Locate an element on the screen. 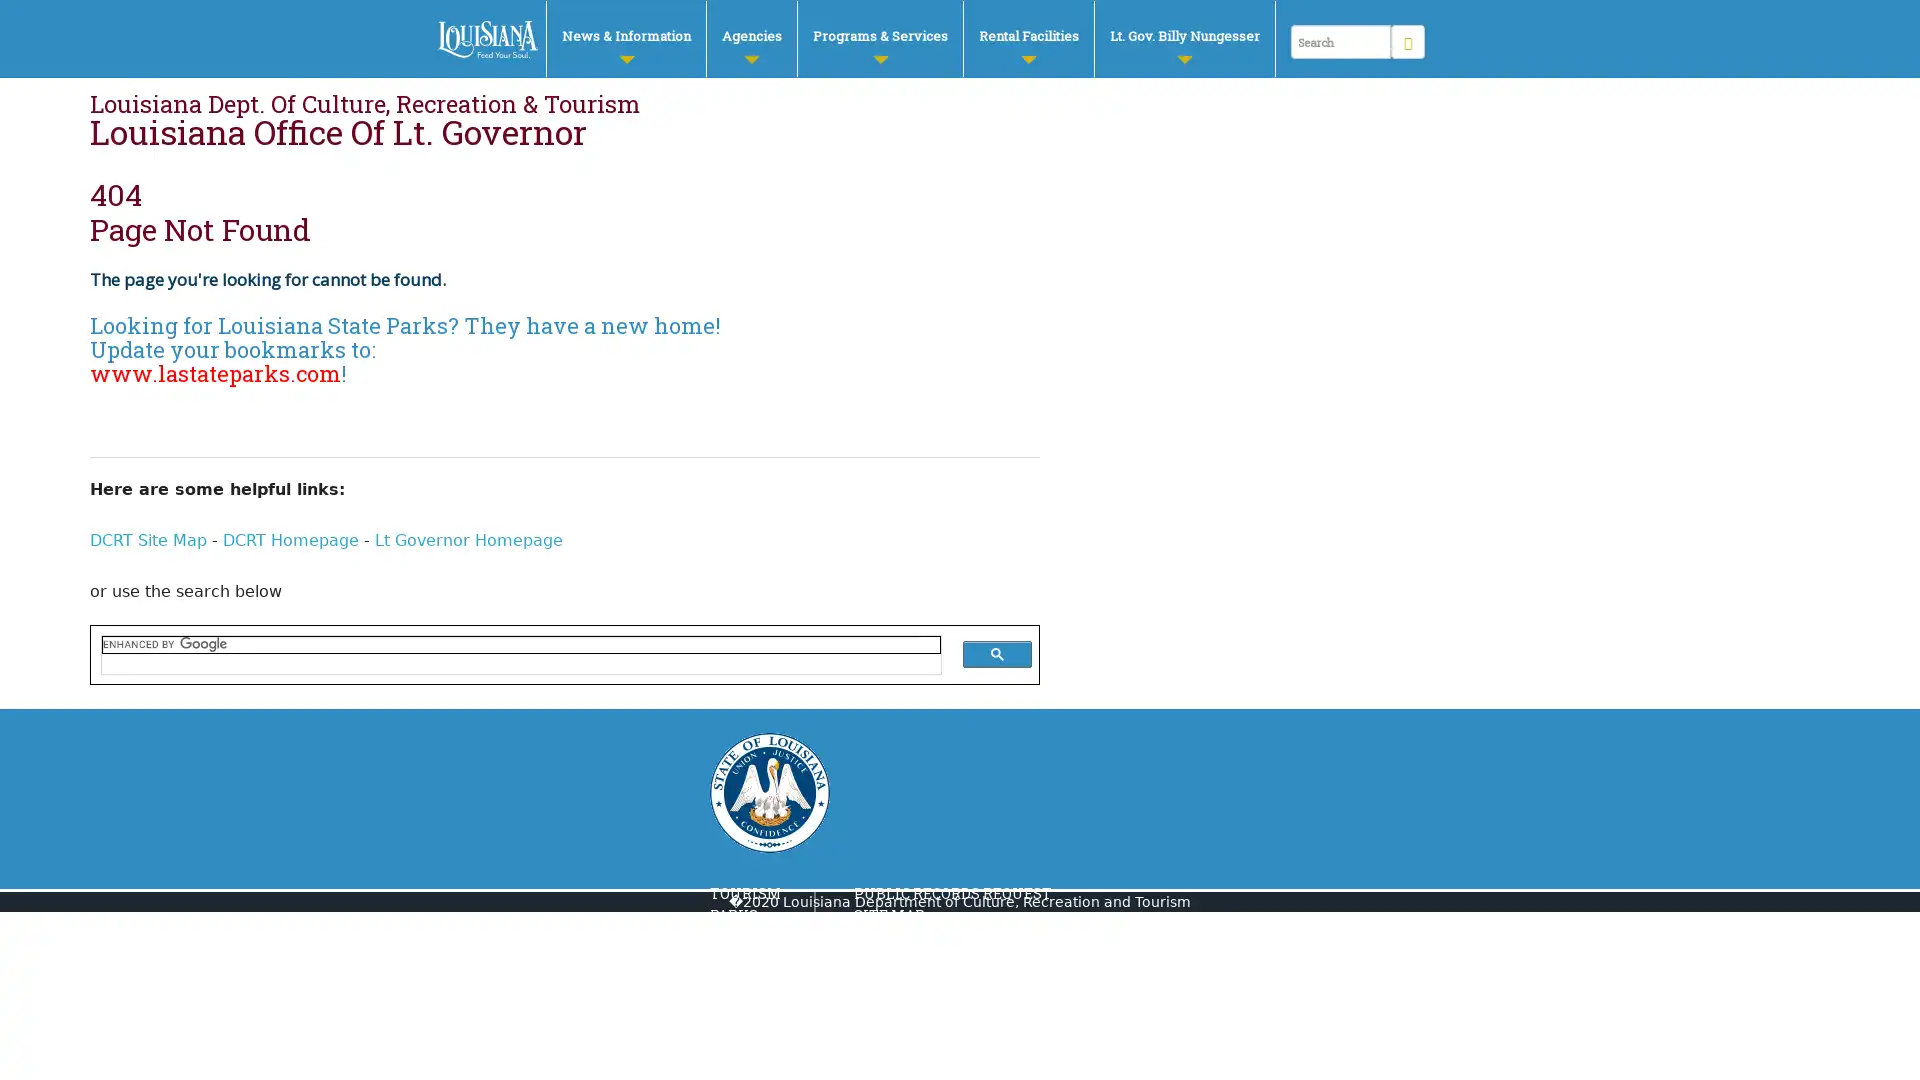 The image size is (1920, 1080). Lt. Gov. Billy Nungesser is located at coordinates (1185, 38).